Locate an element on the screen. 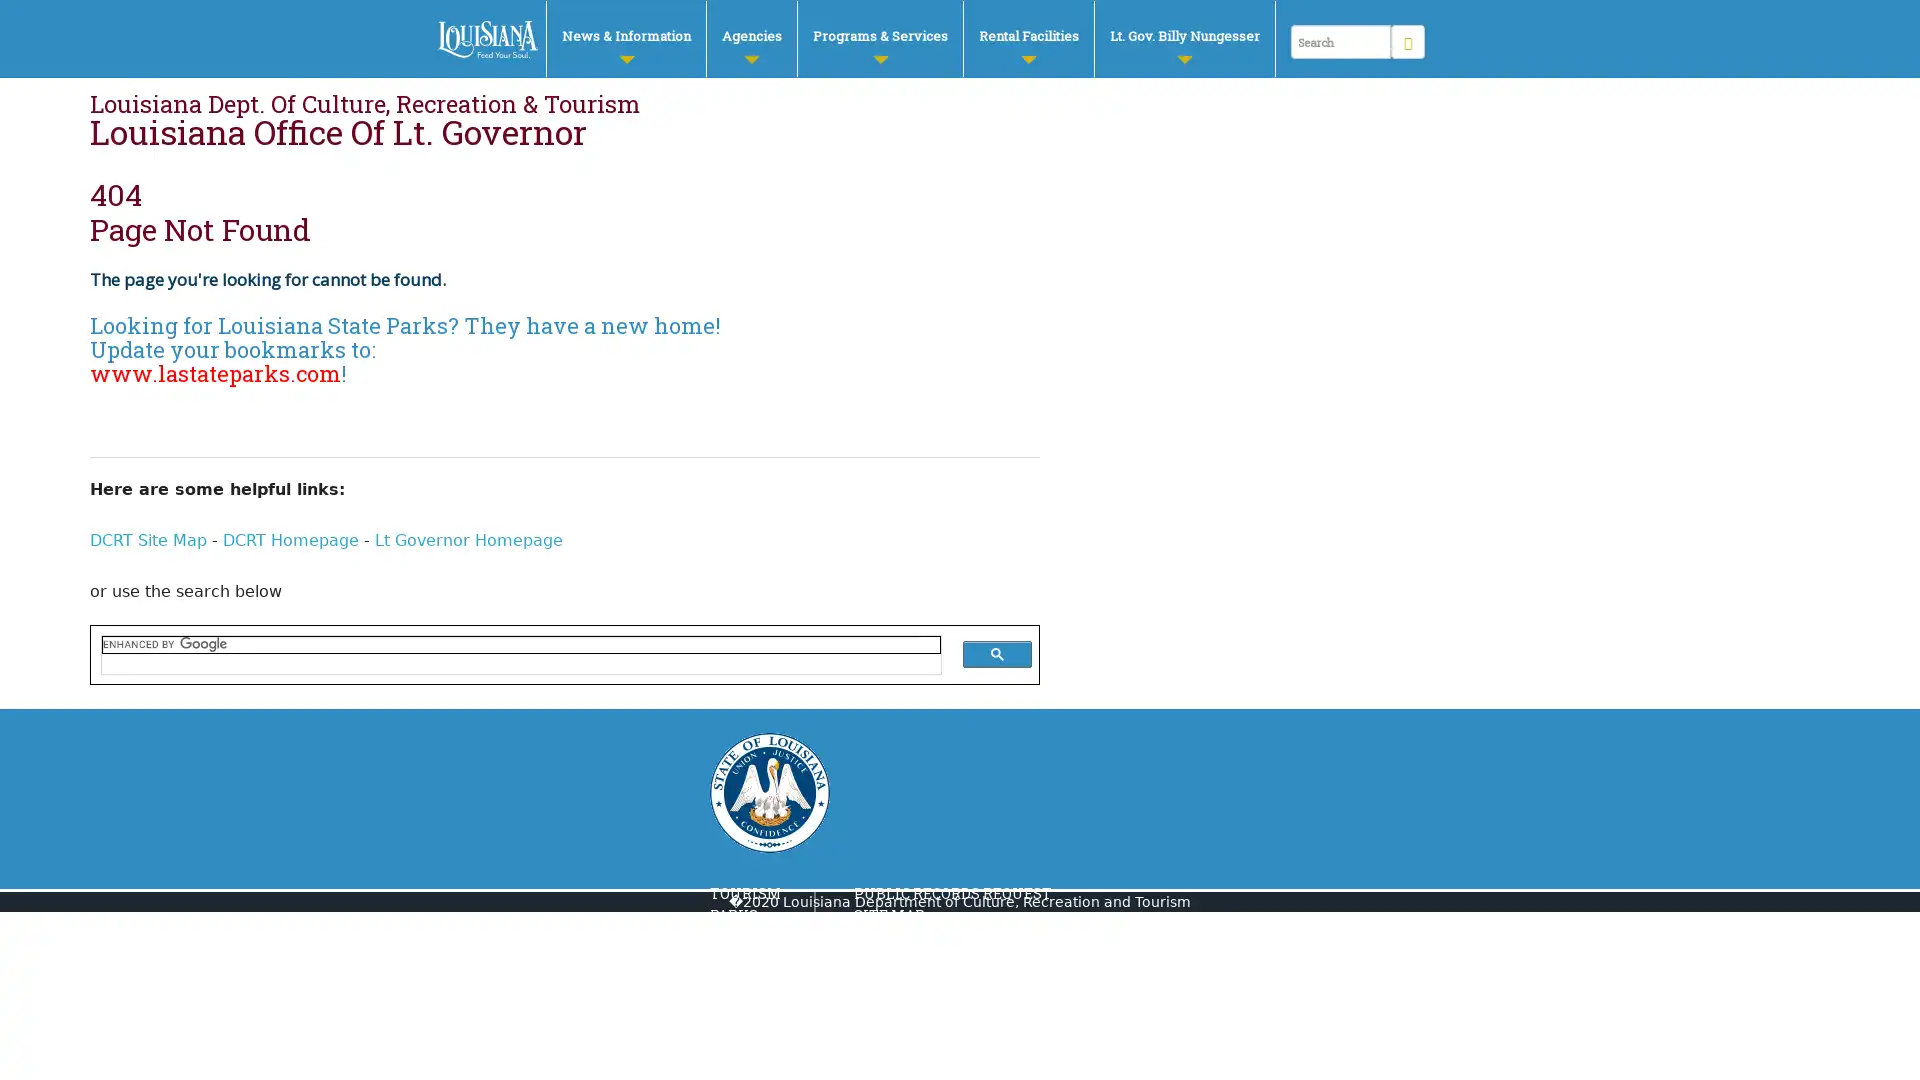 The image size is (1920, 1080). Lt. Gov. Billy Nungesser is located at coordinates (1185, 38).